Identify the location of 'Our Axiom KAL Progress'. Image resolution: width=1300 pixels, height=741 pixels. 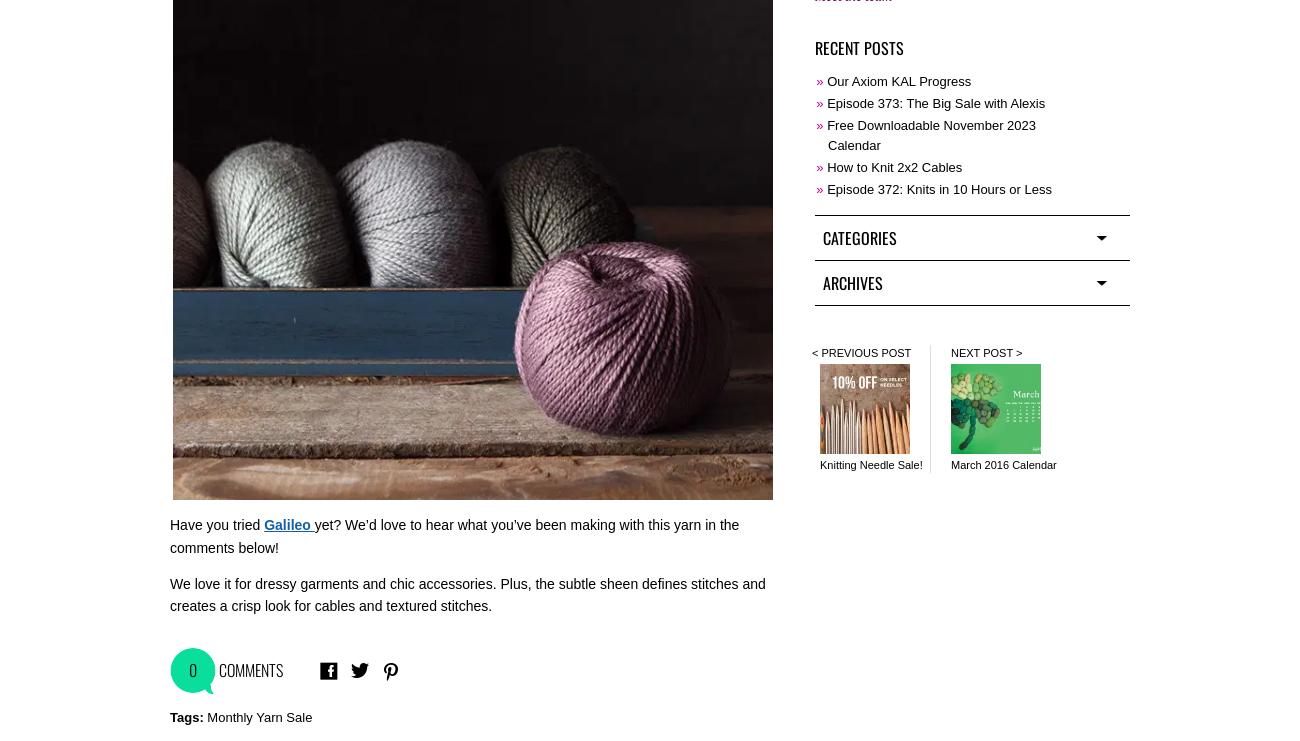
(897, 79).